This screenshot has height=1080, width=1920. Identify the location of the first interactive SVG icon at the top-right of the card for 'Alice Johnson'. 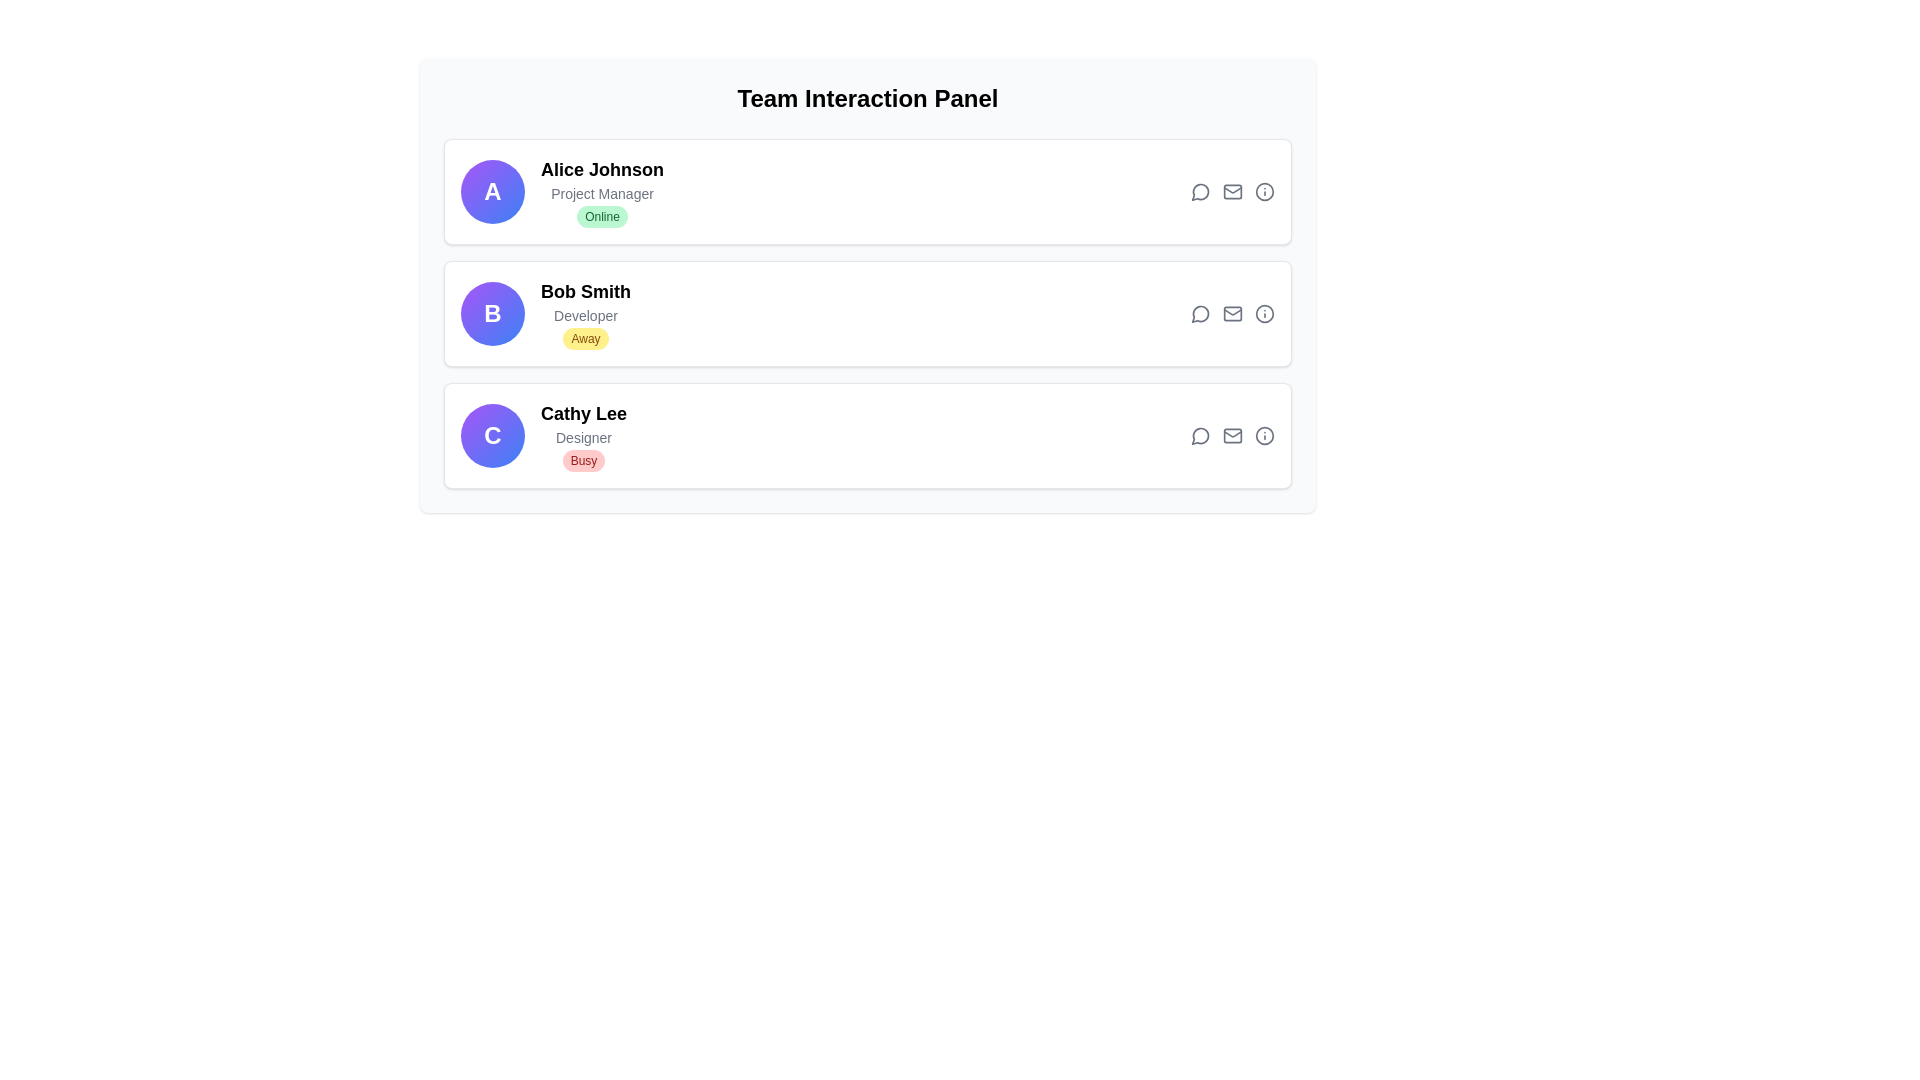
(1200, 192).